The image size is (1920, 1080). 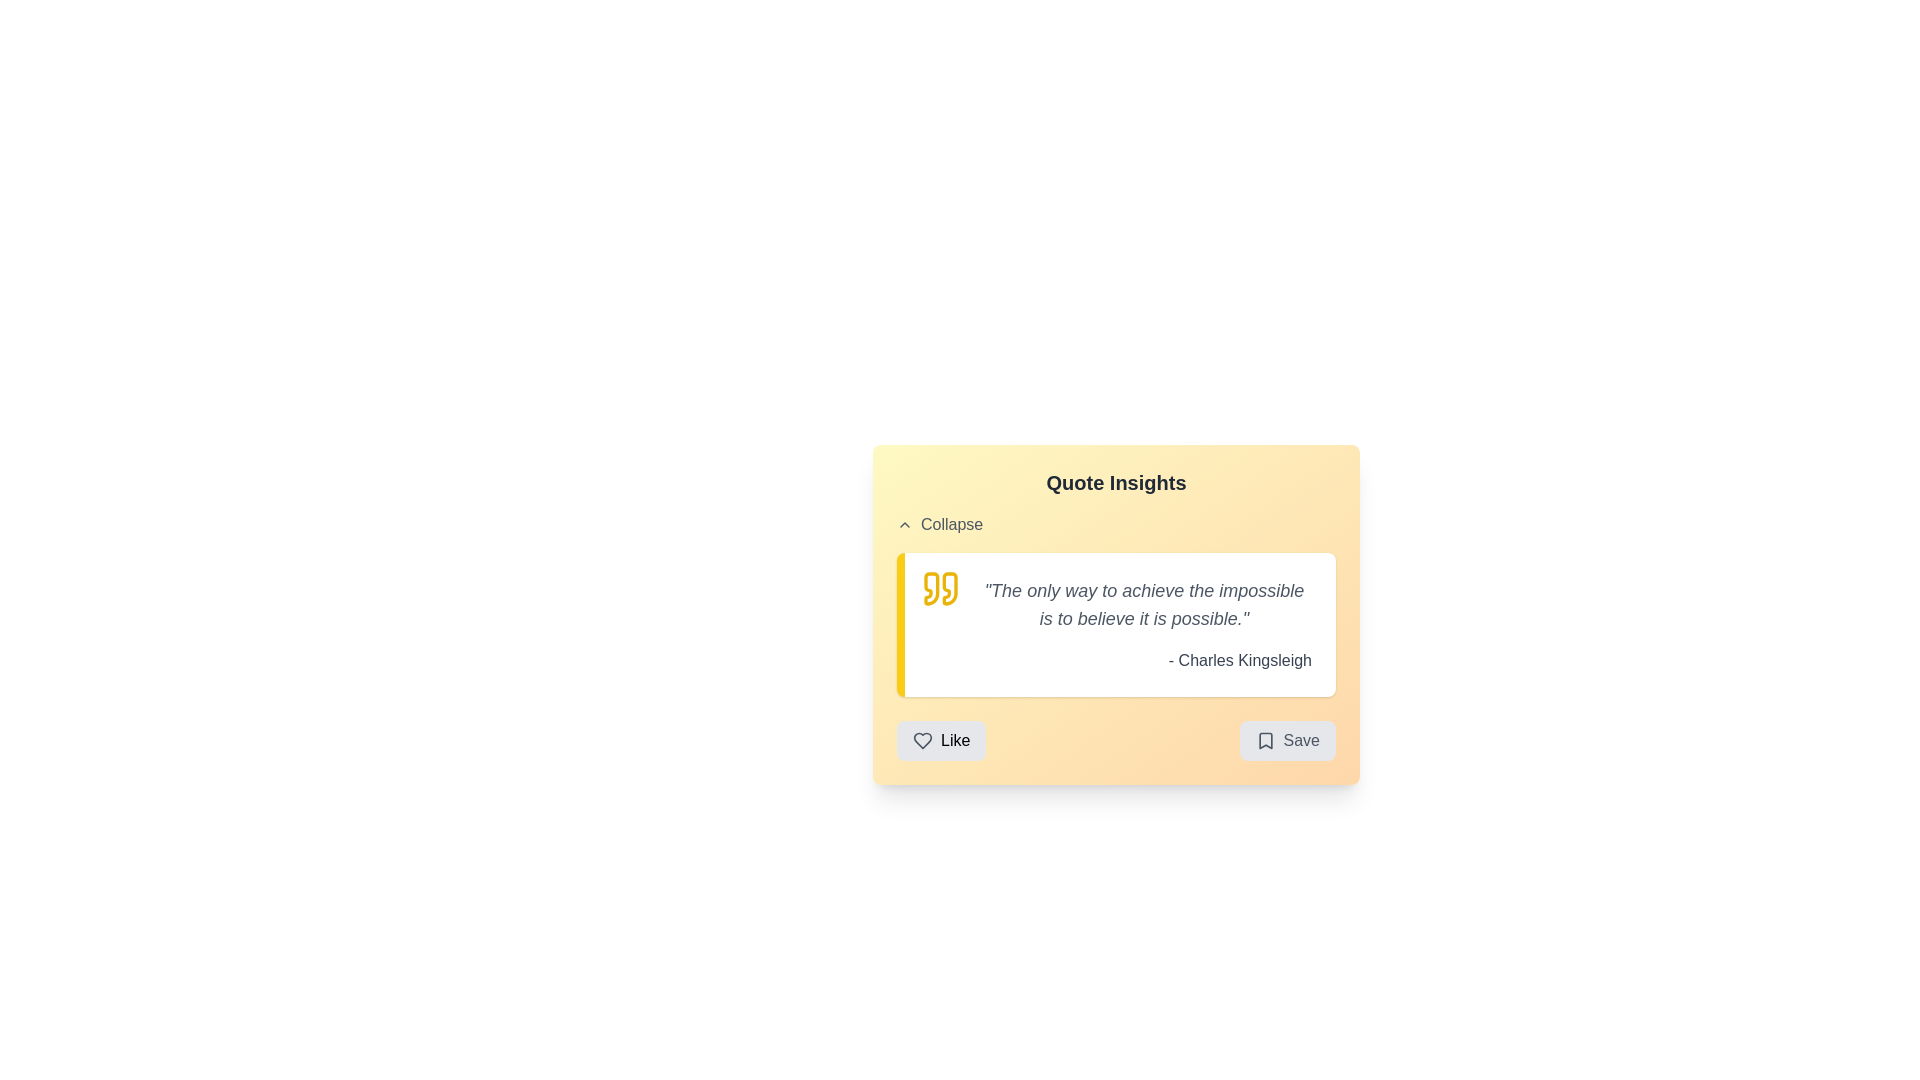 I want to click on the Decorative icon located at the top-left corner of the quote card, which symbolizes the beginning of the quoted text, so click(x=930, y=588).